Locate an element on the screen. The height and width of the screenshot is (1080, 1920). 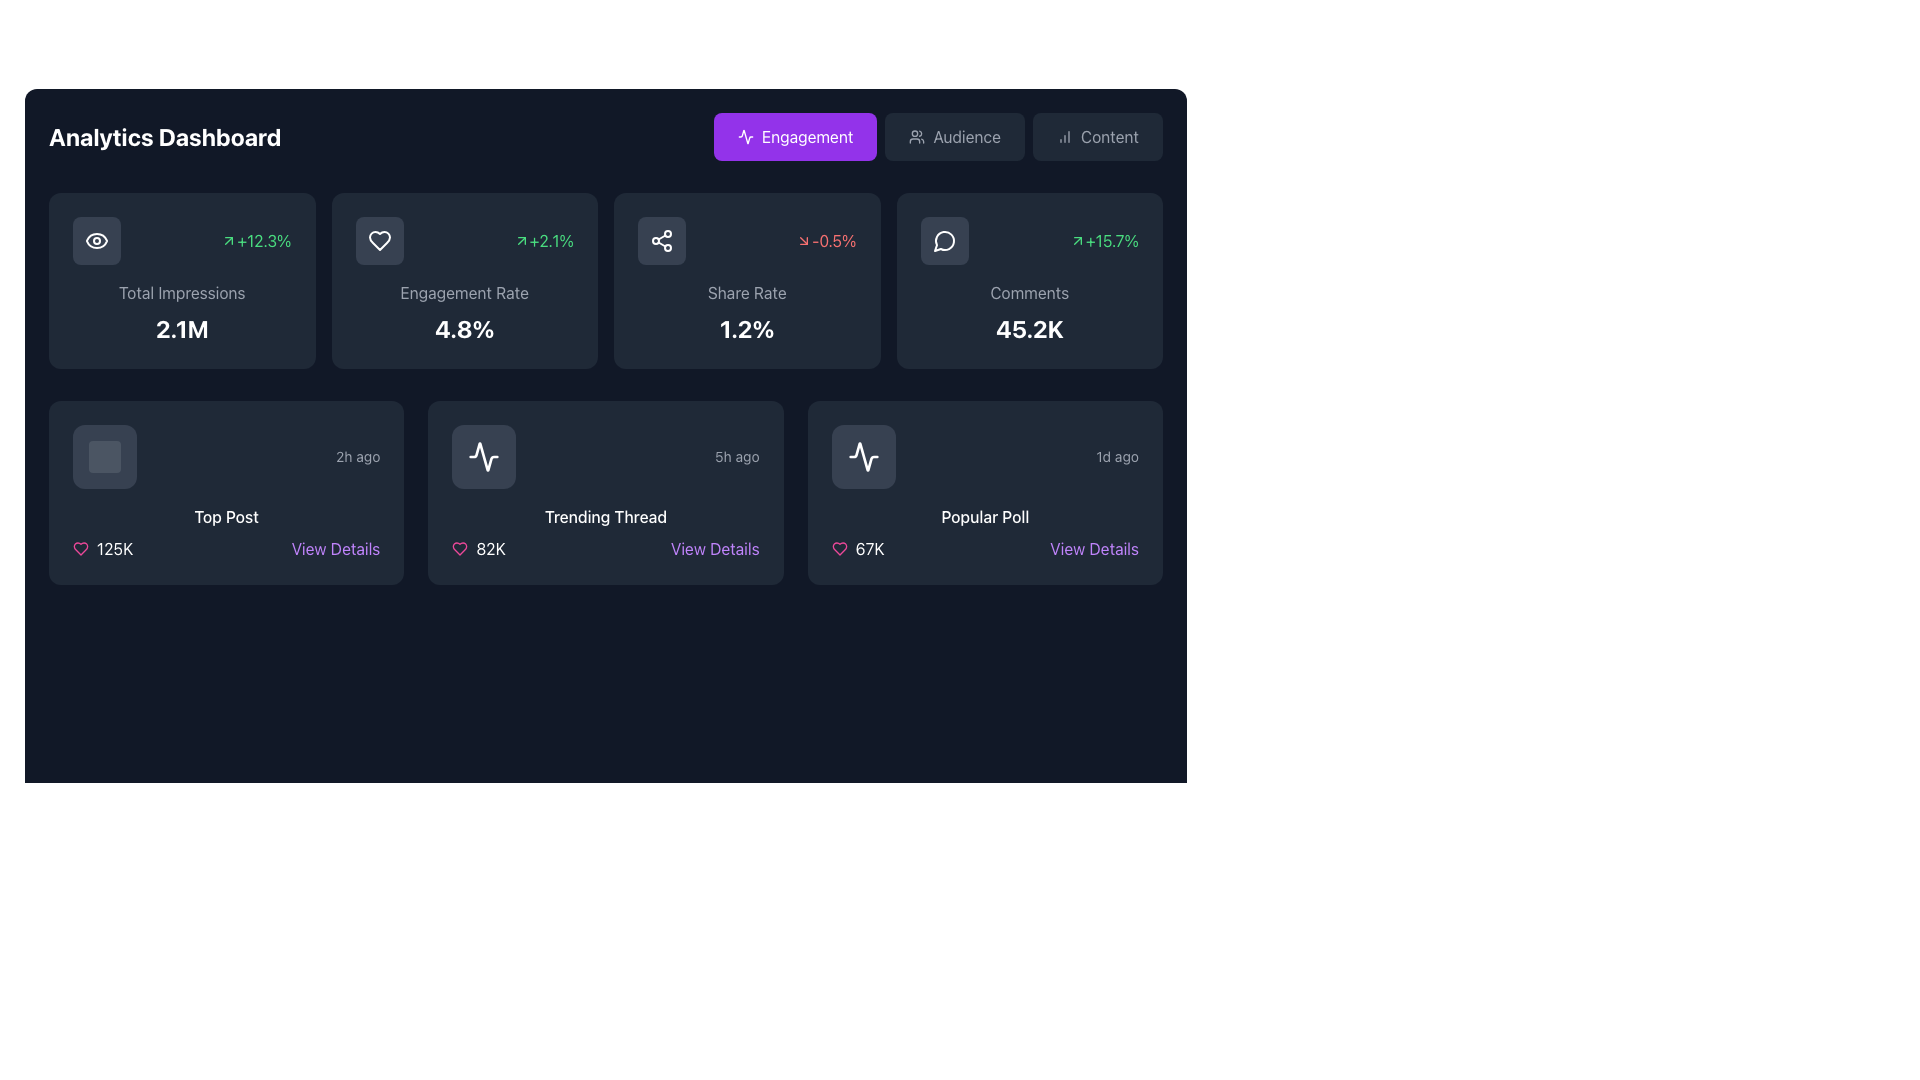
the heart icon outlined in white against a dark gray rounded rectangle background, located in the second card of the top row in the analytics dashboard, which displays 'Engagement Rate' is located at coordinates (379, 239).